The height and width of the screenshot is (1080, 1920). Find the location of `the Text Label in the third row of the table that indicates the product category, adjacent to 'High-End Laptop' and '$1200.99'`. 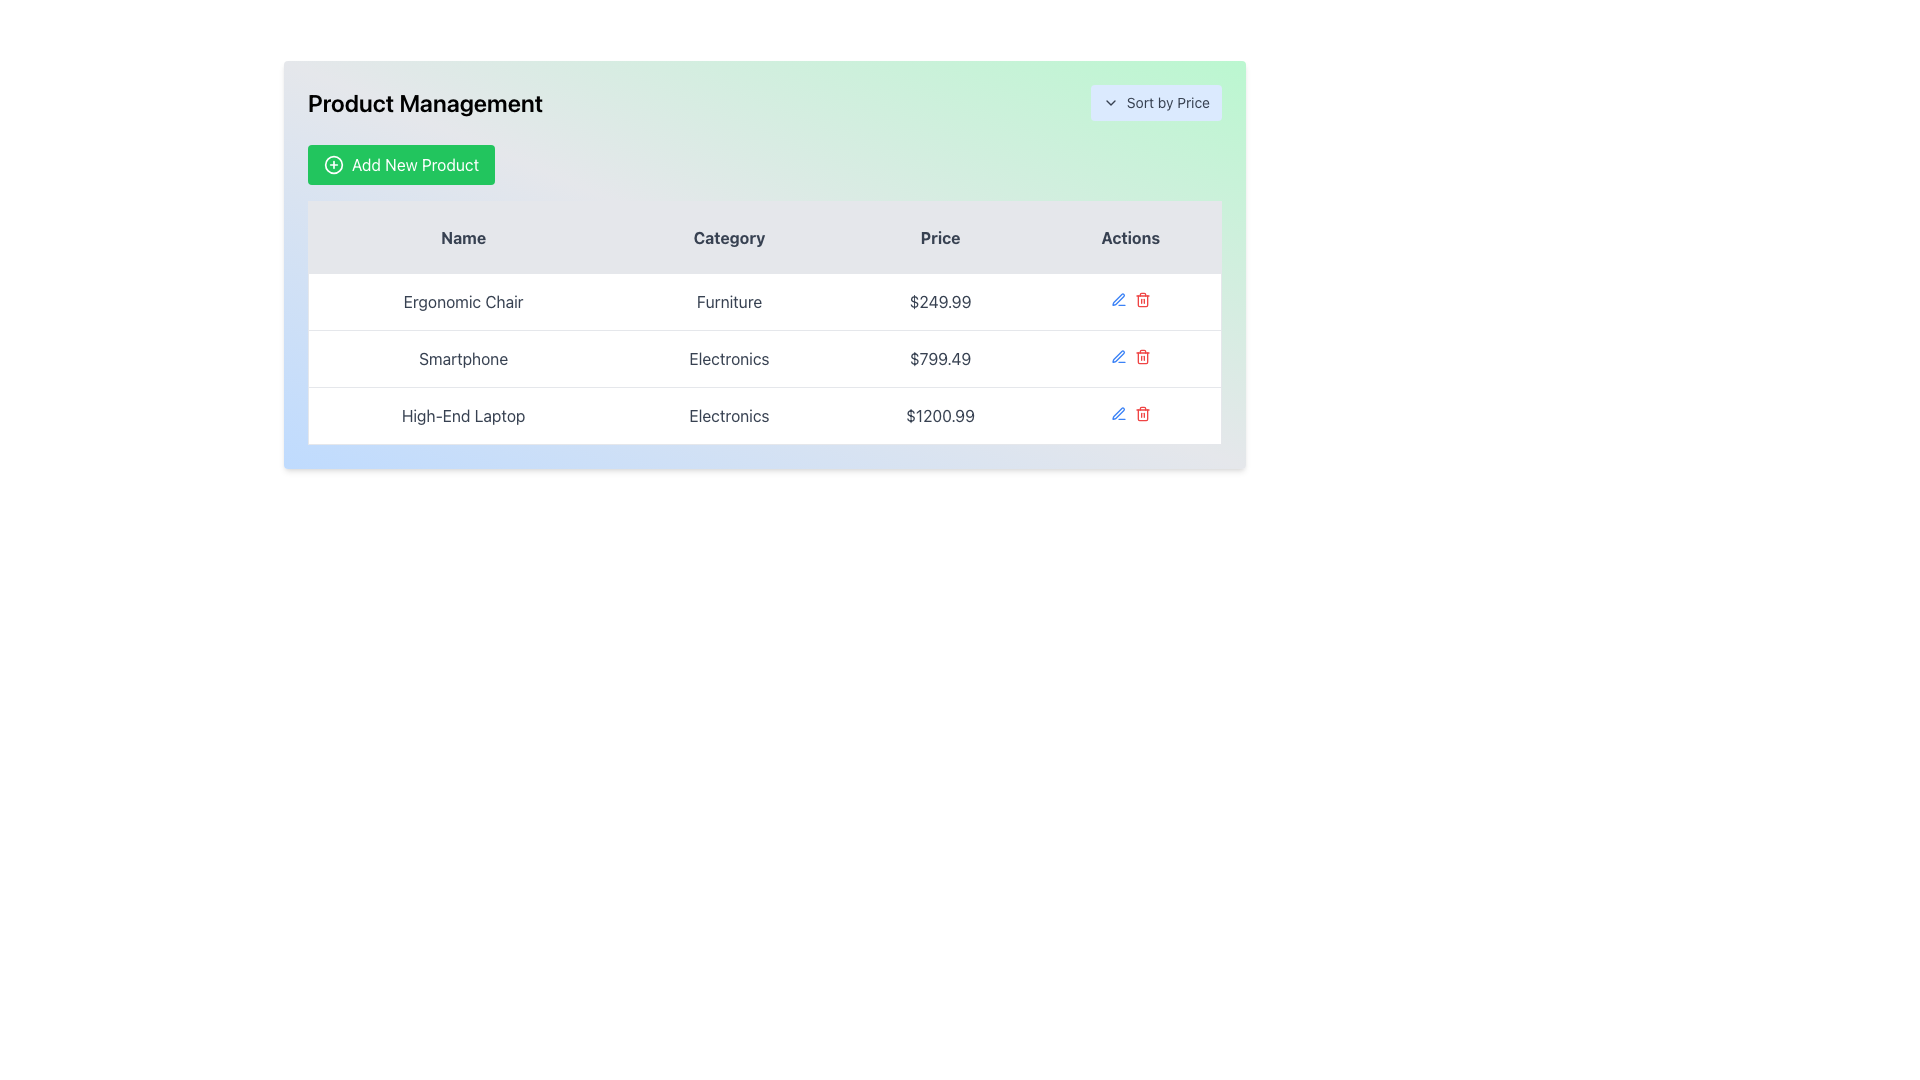

the Text Label in the third row of the table that indicates the product category, adjacent to 'High-End Laptop' and '$1200.99' is located at coordinates (728, 415).